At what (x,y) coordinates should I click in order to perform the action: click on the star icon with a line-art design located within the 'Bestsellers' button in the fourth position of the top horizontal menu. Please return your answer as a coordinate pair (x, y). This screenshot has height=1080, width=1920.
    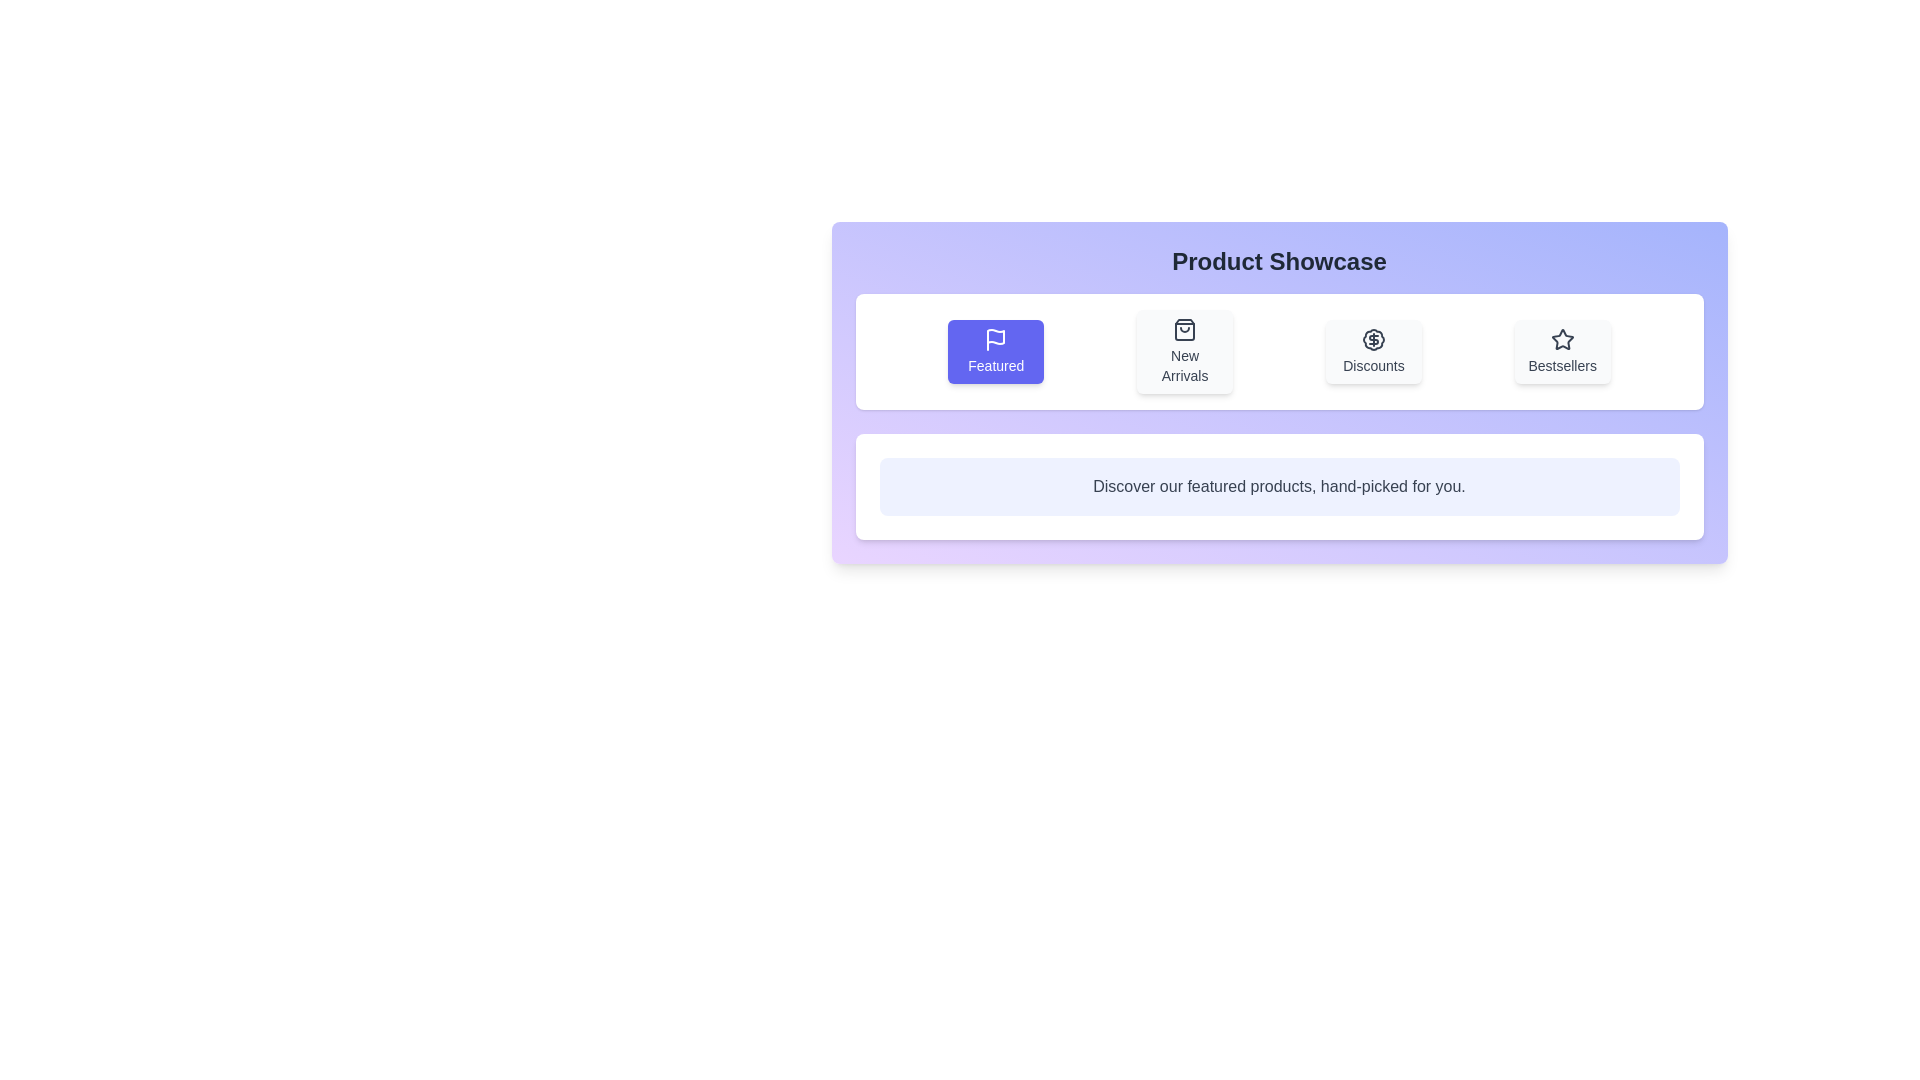
    Looking at the image, I should click on (1561, 338).